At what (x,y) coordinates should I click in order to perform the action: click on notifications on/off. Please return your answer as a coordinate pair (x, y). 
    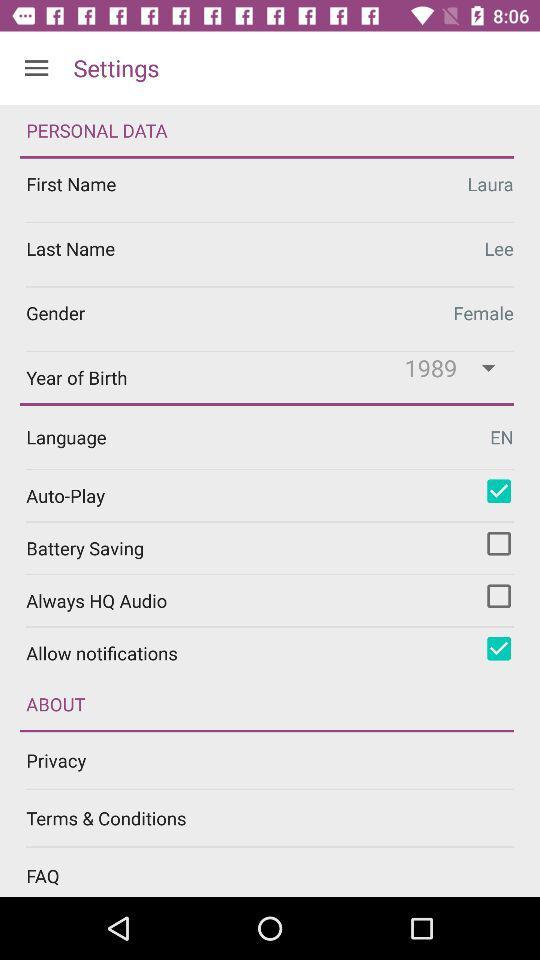
    Looking at the image, I should click on (498, 647).